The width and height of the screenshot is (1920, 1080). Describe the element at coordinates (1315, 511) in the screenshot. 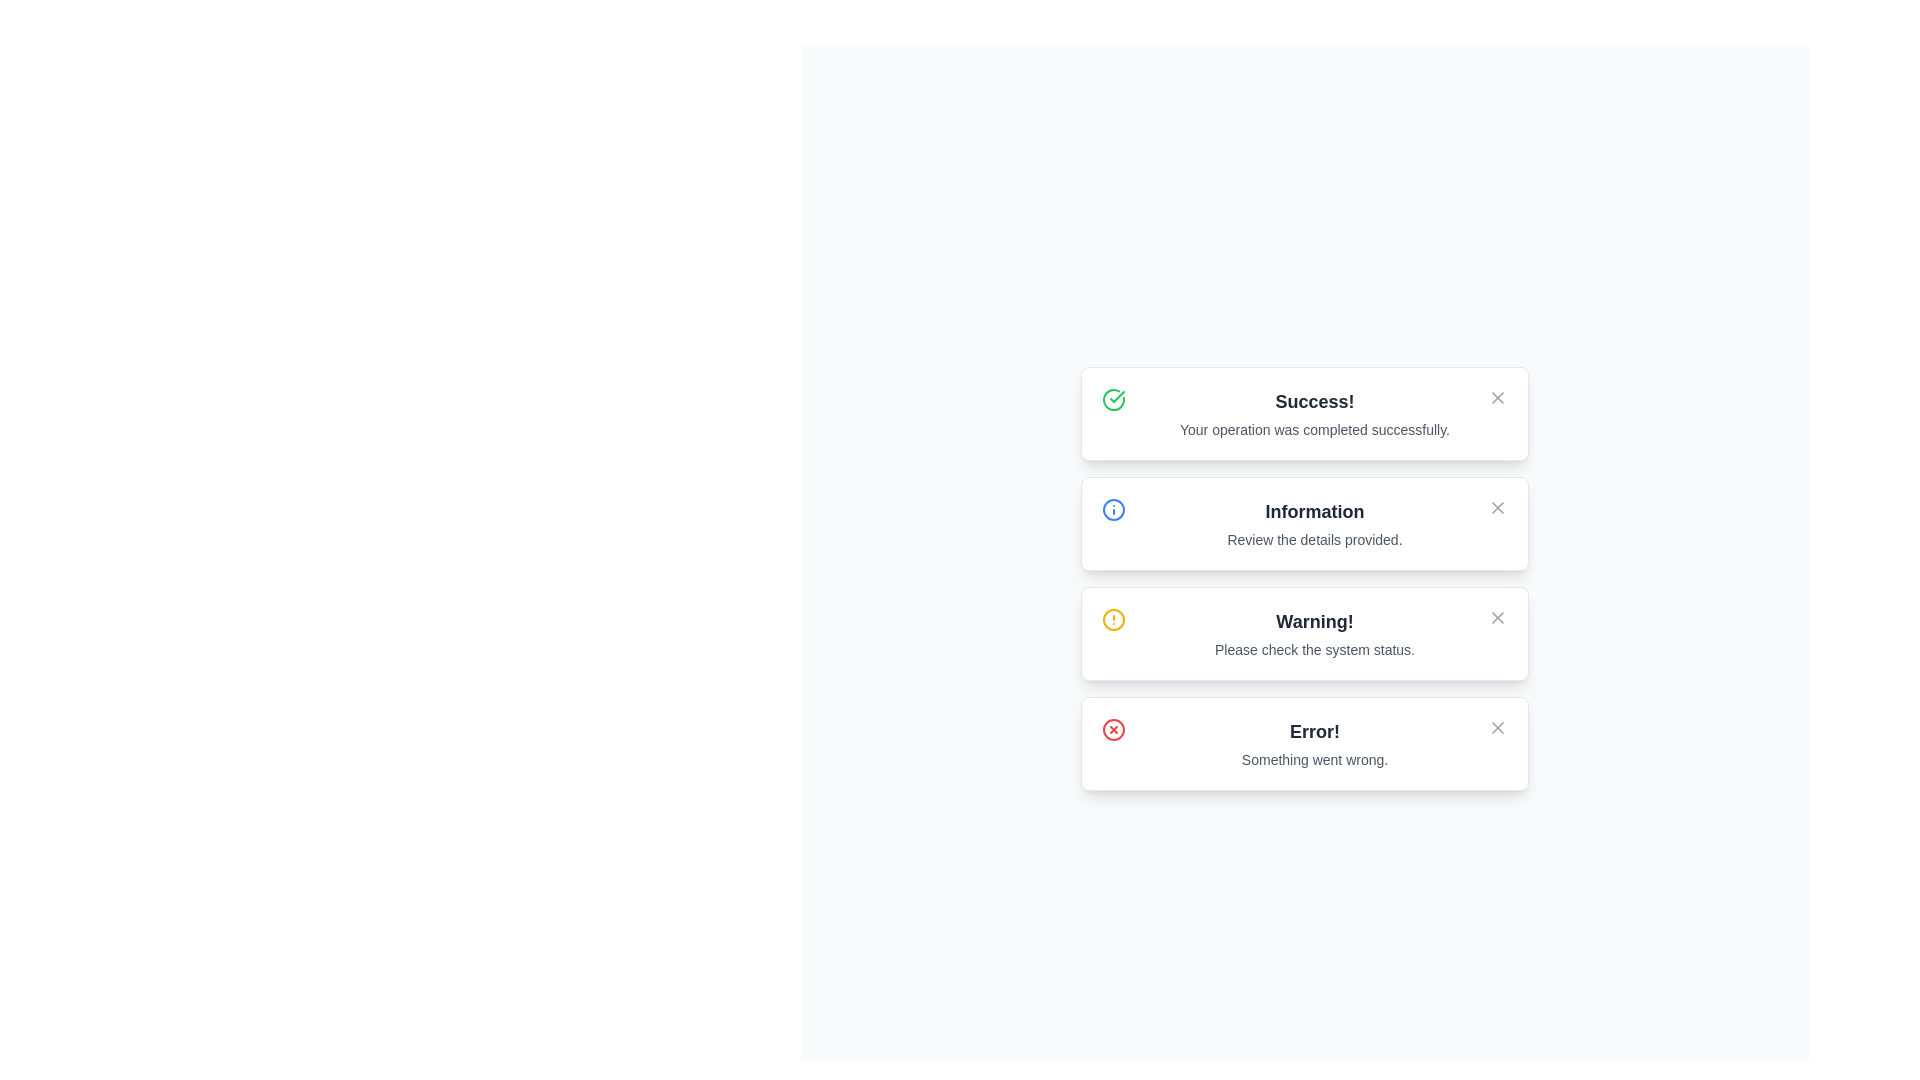

I see `nearby interactive elements within the notification card containing the bold 'Information' text` at that location.